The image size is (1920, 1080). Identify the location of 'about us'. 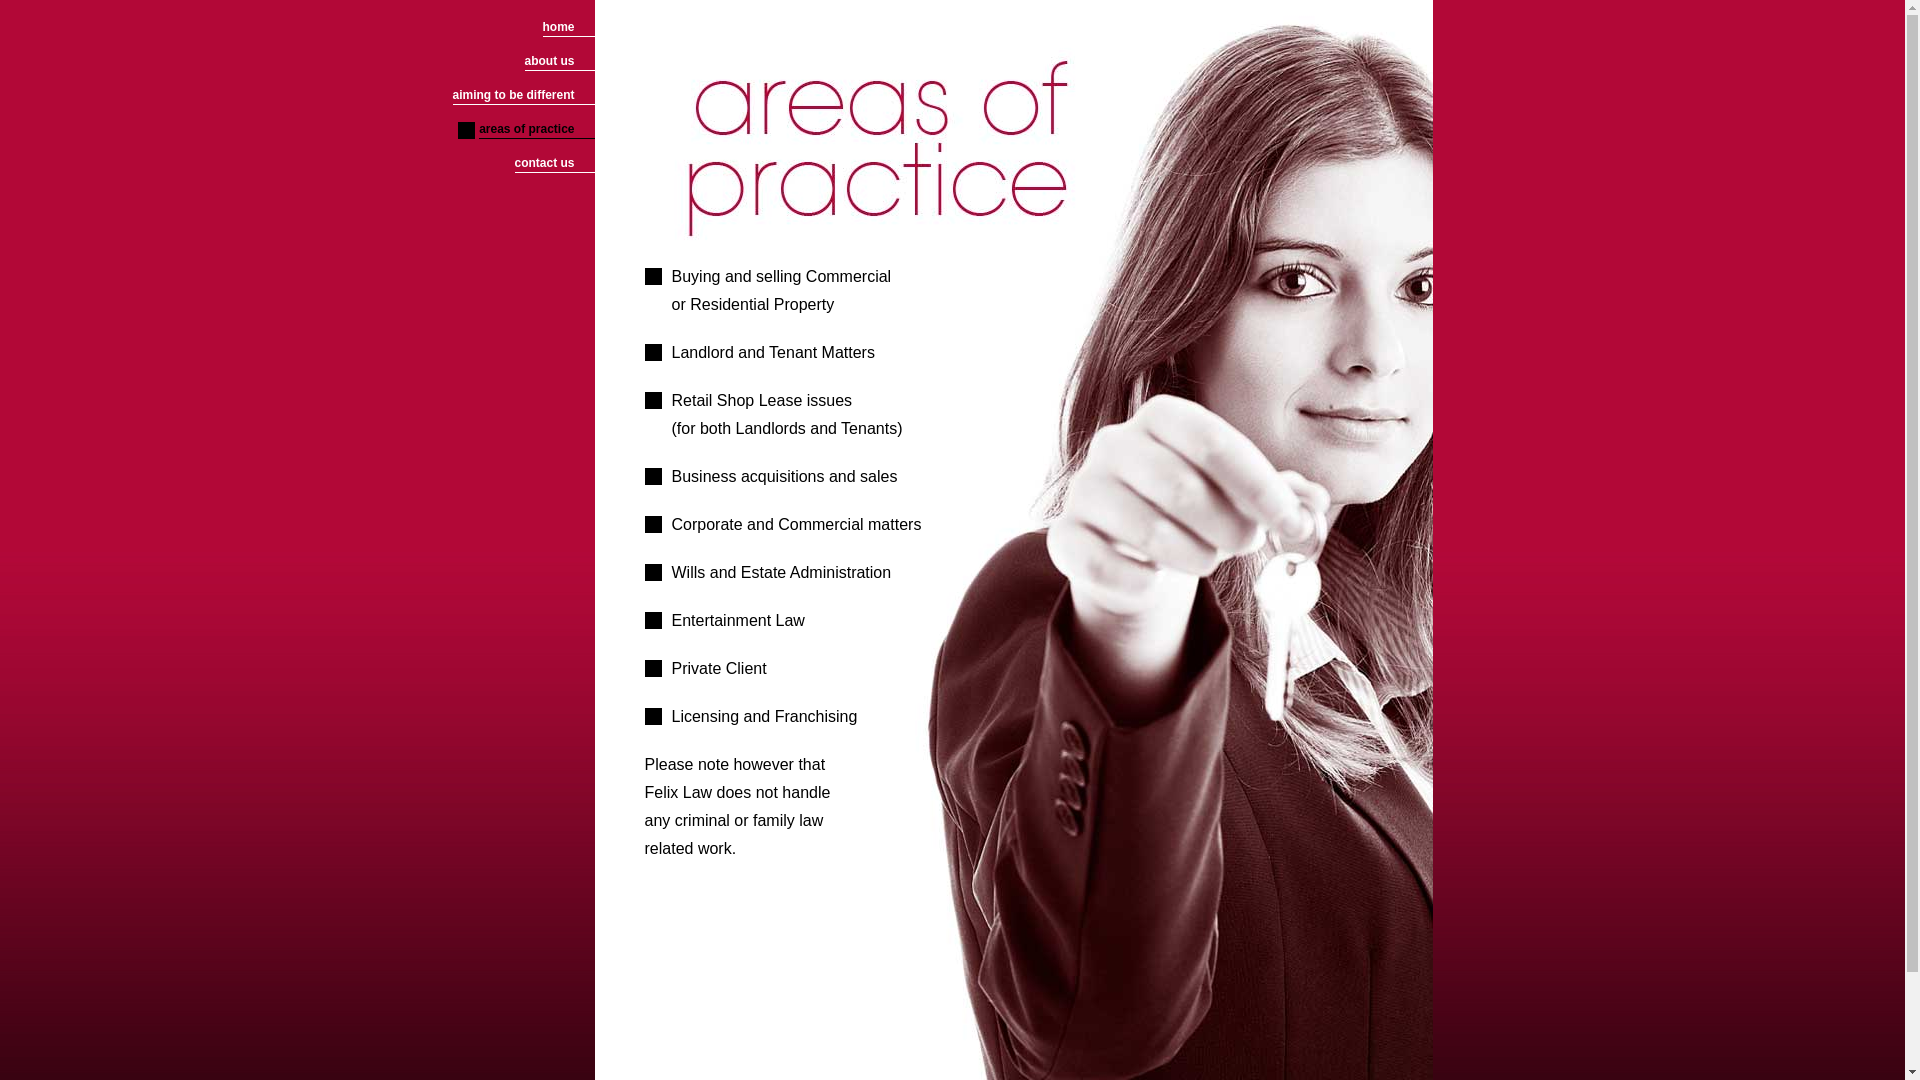
(560, 61).